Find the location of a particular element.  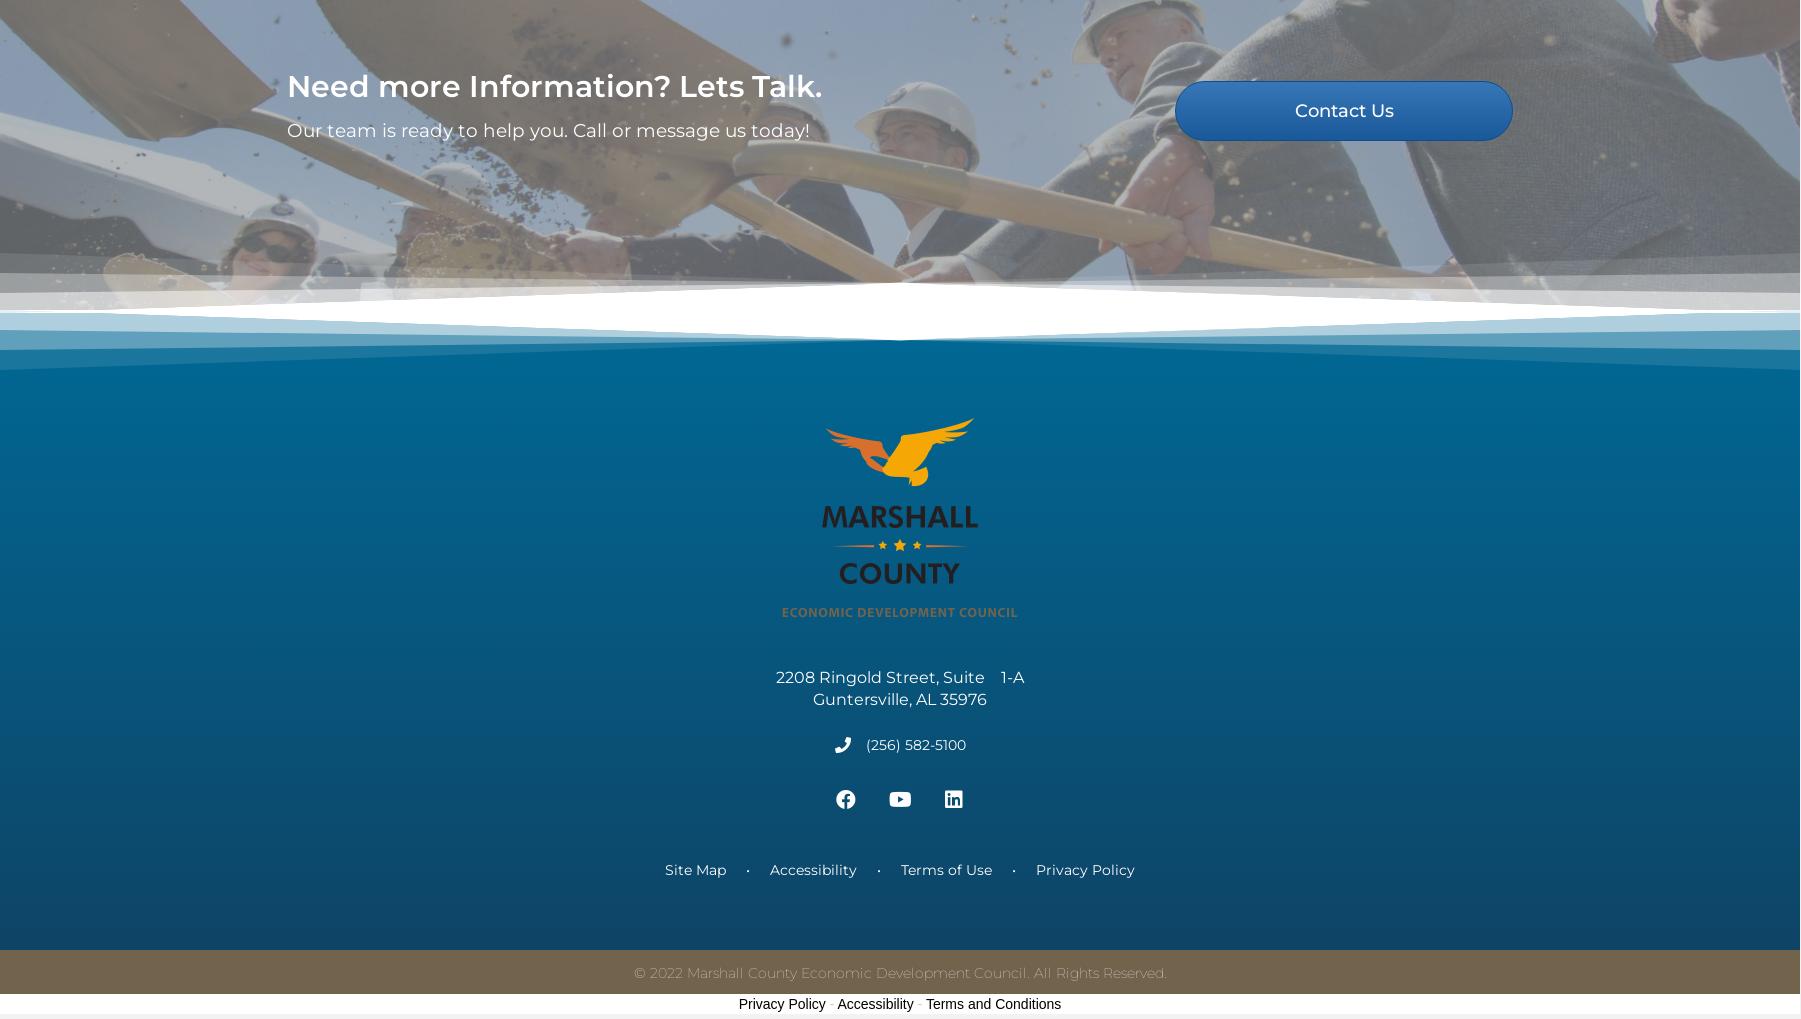

'(256) 582-5100' is located at coordinates (864, 769).